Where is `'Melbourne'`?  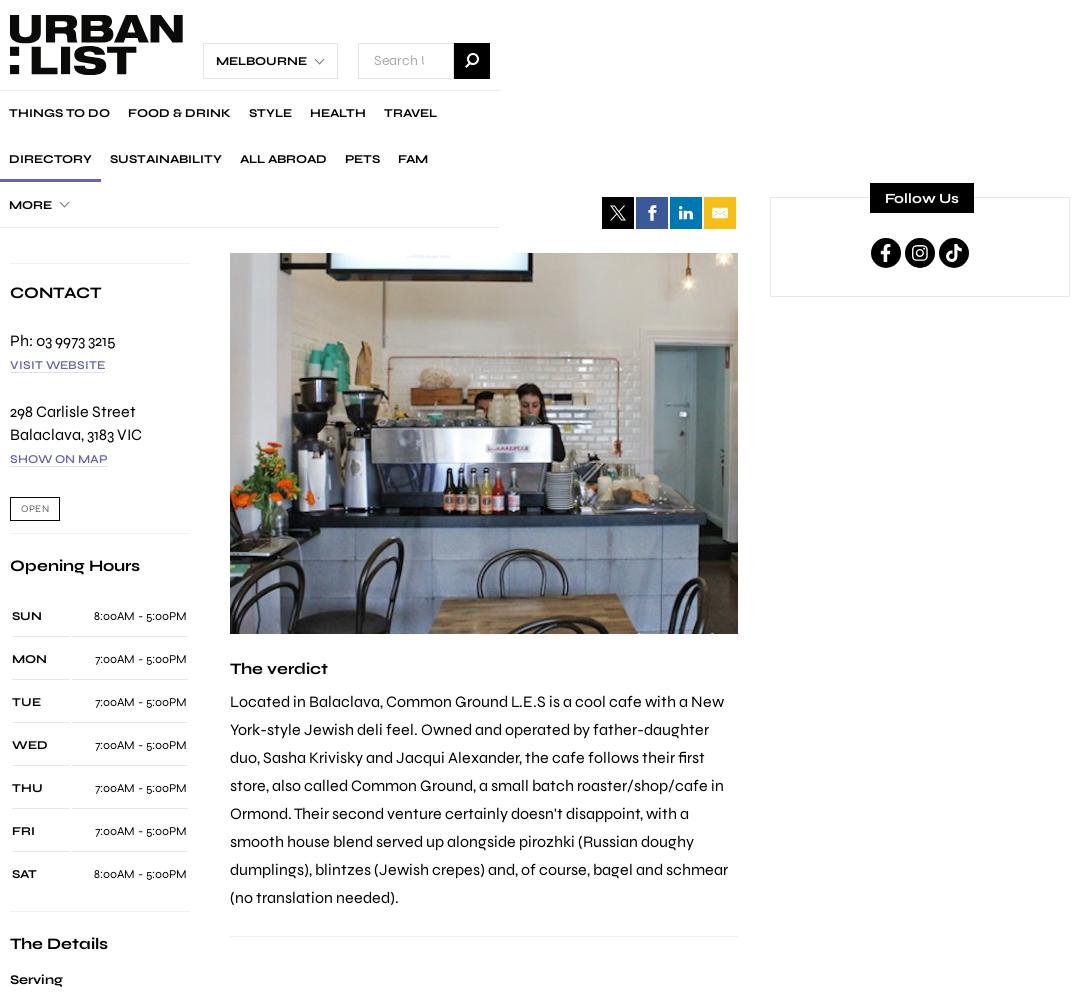
'Melbourne' is located at coordinates (260, 61).